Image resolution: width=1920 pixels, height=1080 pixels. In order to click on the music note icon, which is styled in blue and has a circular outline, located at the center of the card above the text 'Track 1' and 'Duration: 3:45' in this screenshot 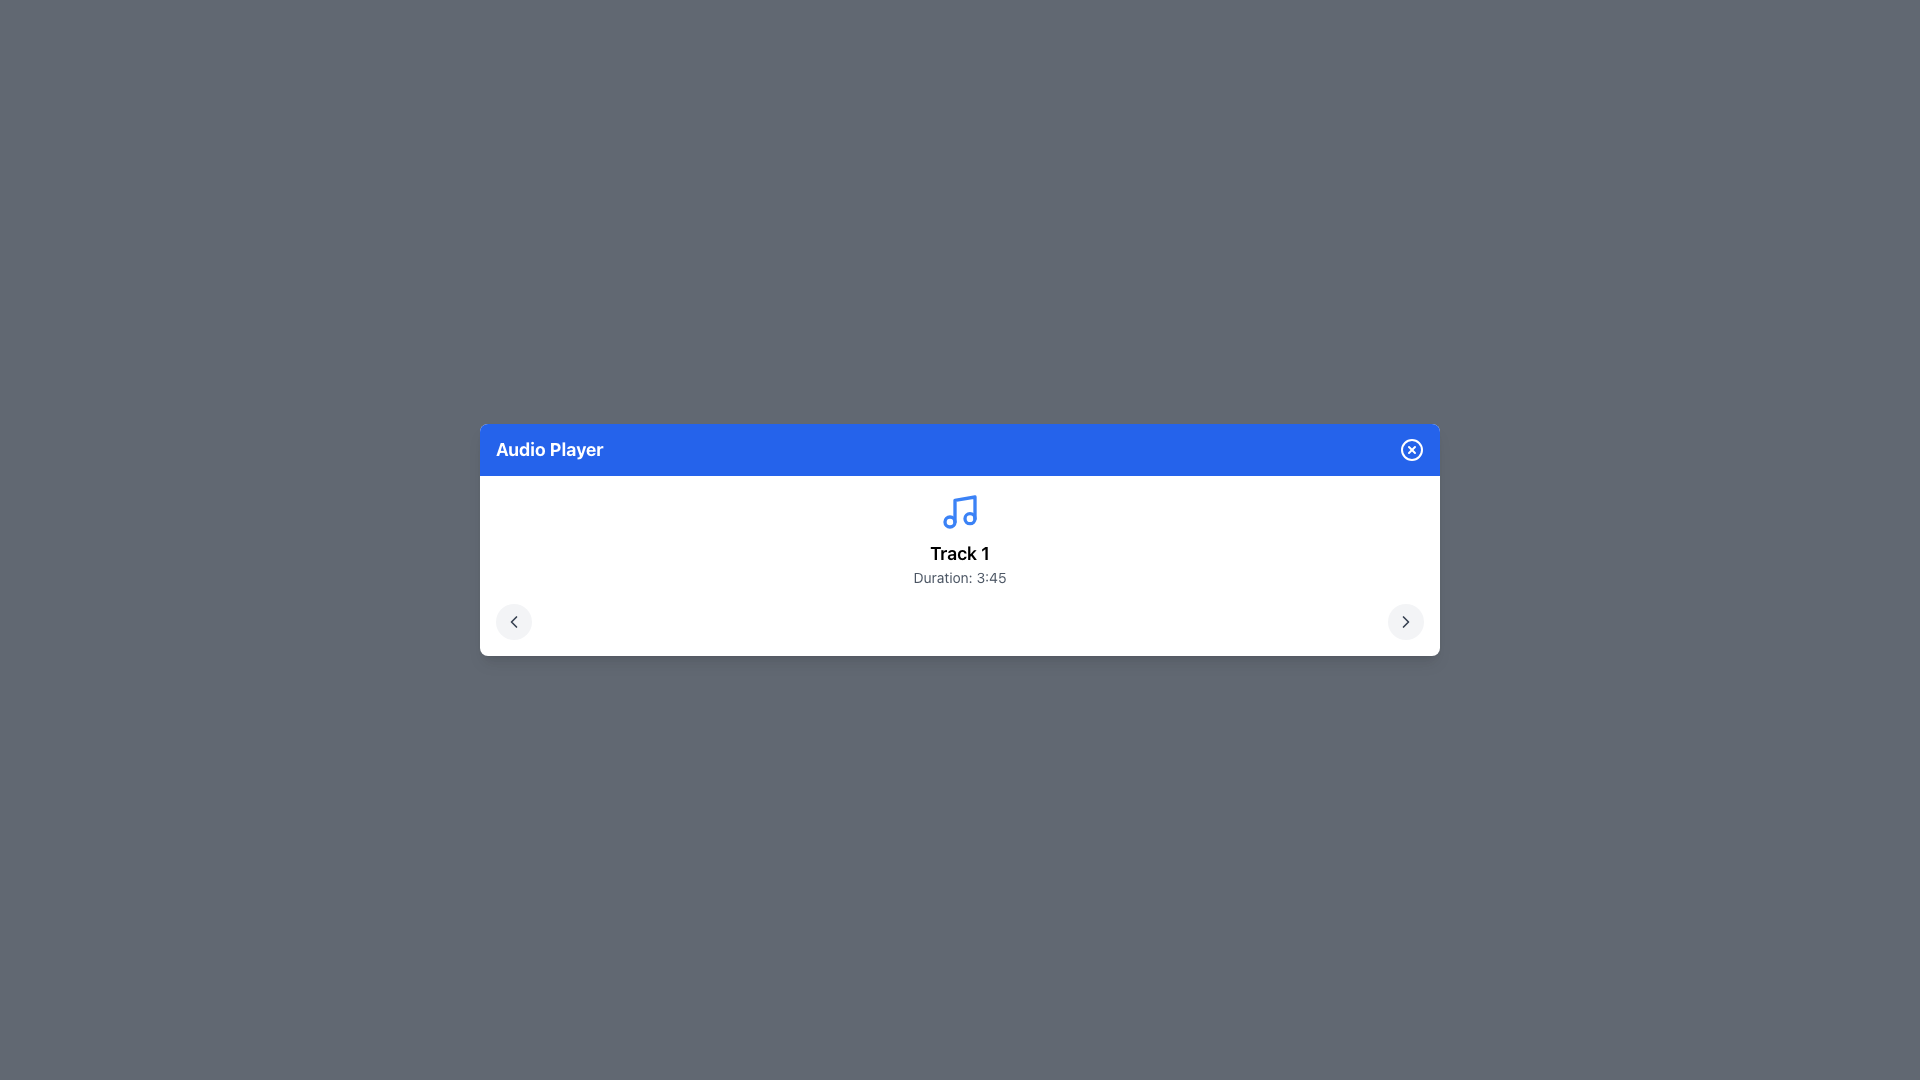, I will do `click(960, 511)`.